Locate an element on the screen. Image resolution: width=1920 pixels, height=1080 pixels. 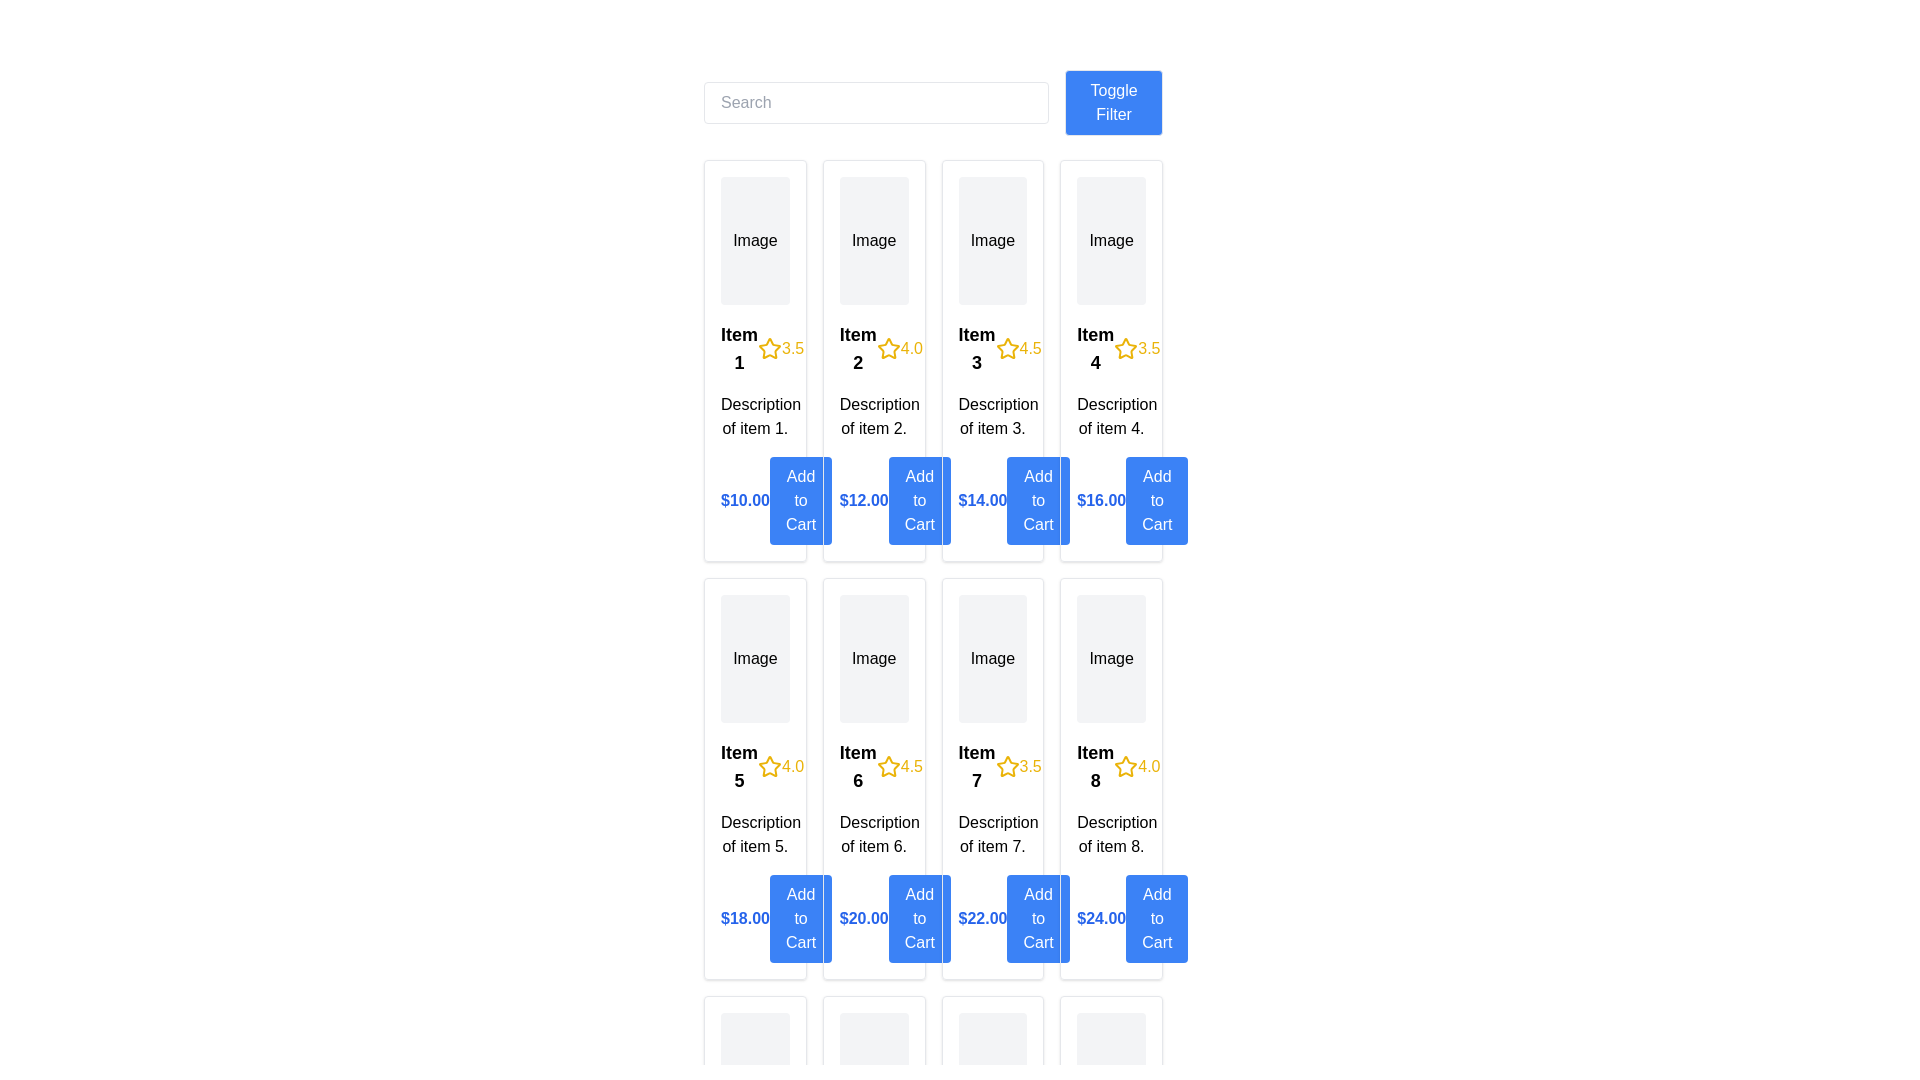
text from the label displaying 'Item 8', which is bold and slightly larger than surrounding text, located at the bottom of a grid cell in the rightmost column, fourth row is located at coordinates (1094, 766).